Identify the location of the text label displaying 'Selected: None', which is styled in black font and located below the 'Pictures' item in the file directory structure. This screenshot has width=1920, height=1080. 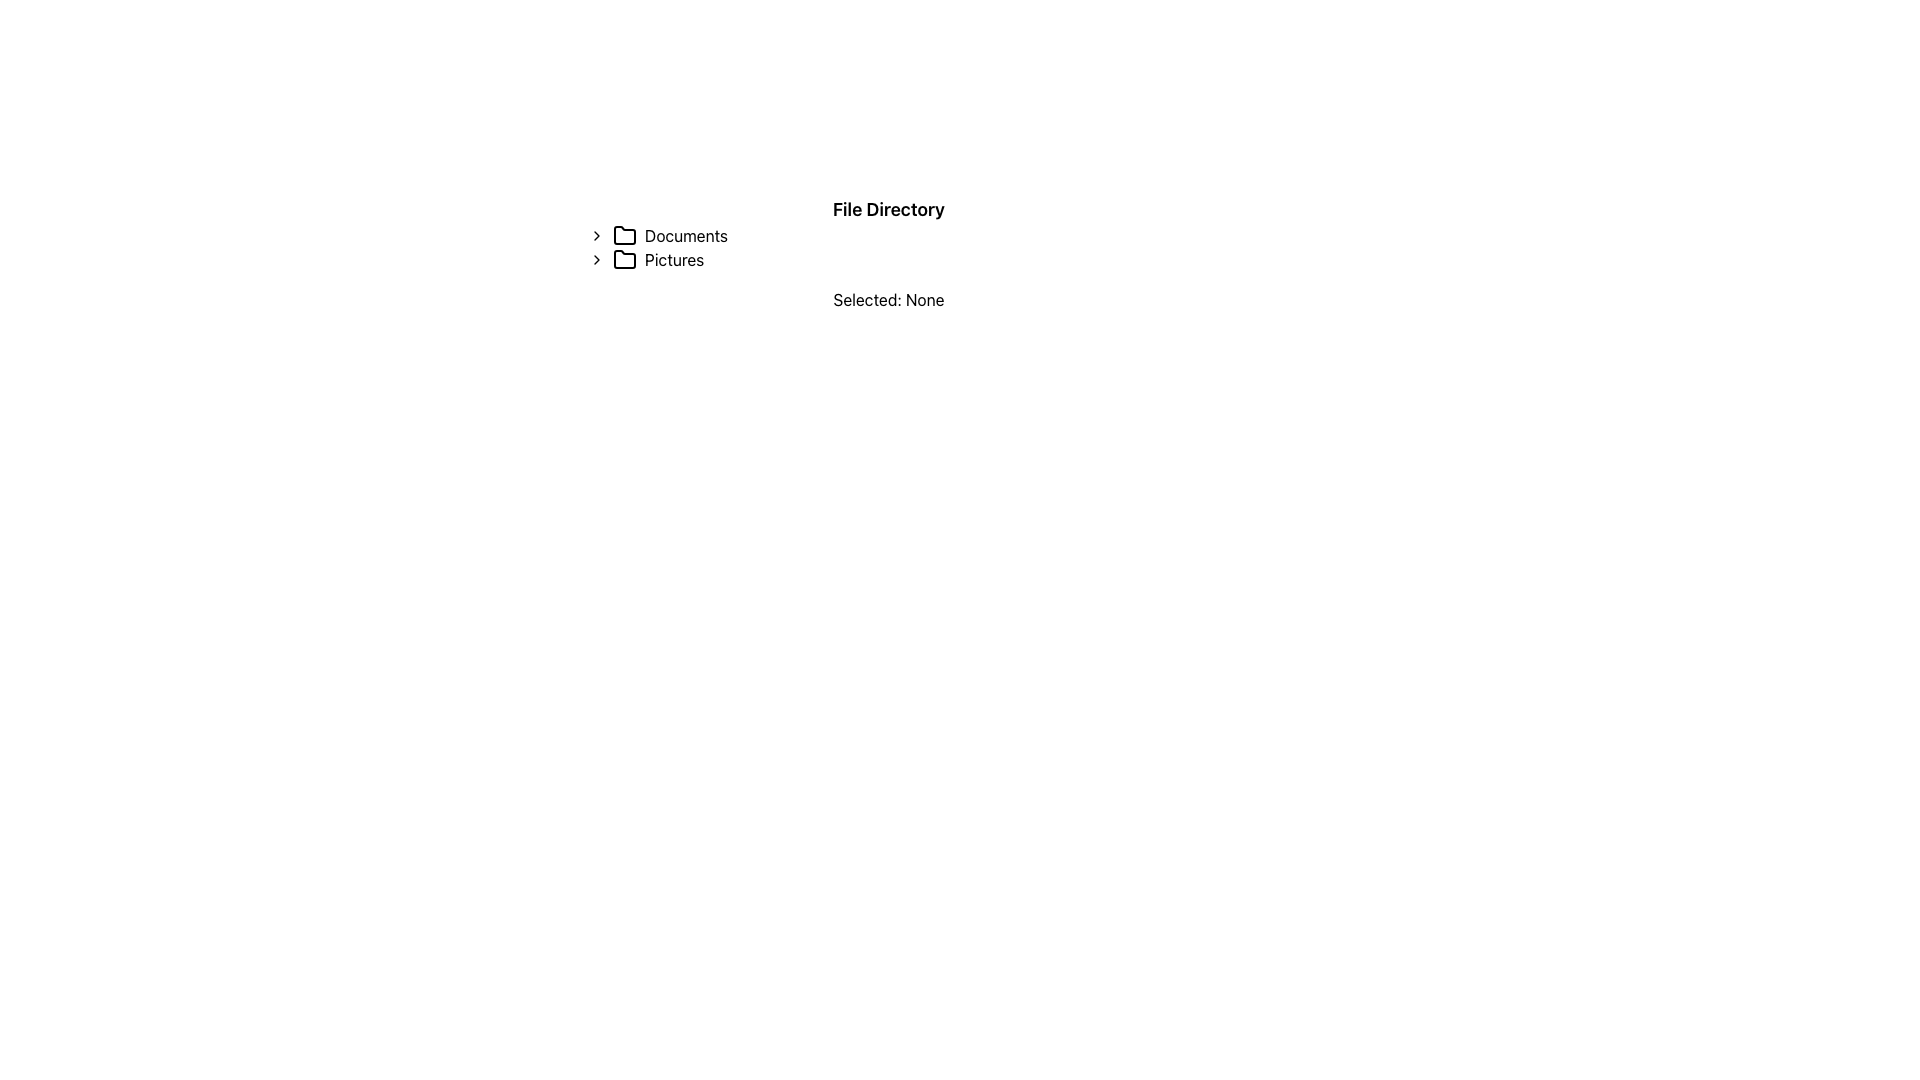
(887, 300).